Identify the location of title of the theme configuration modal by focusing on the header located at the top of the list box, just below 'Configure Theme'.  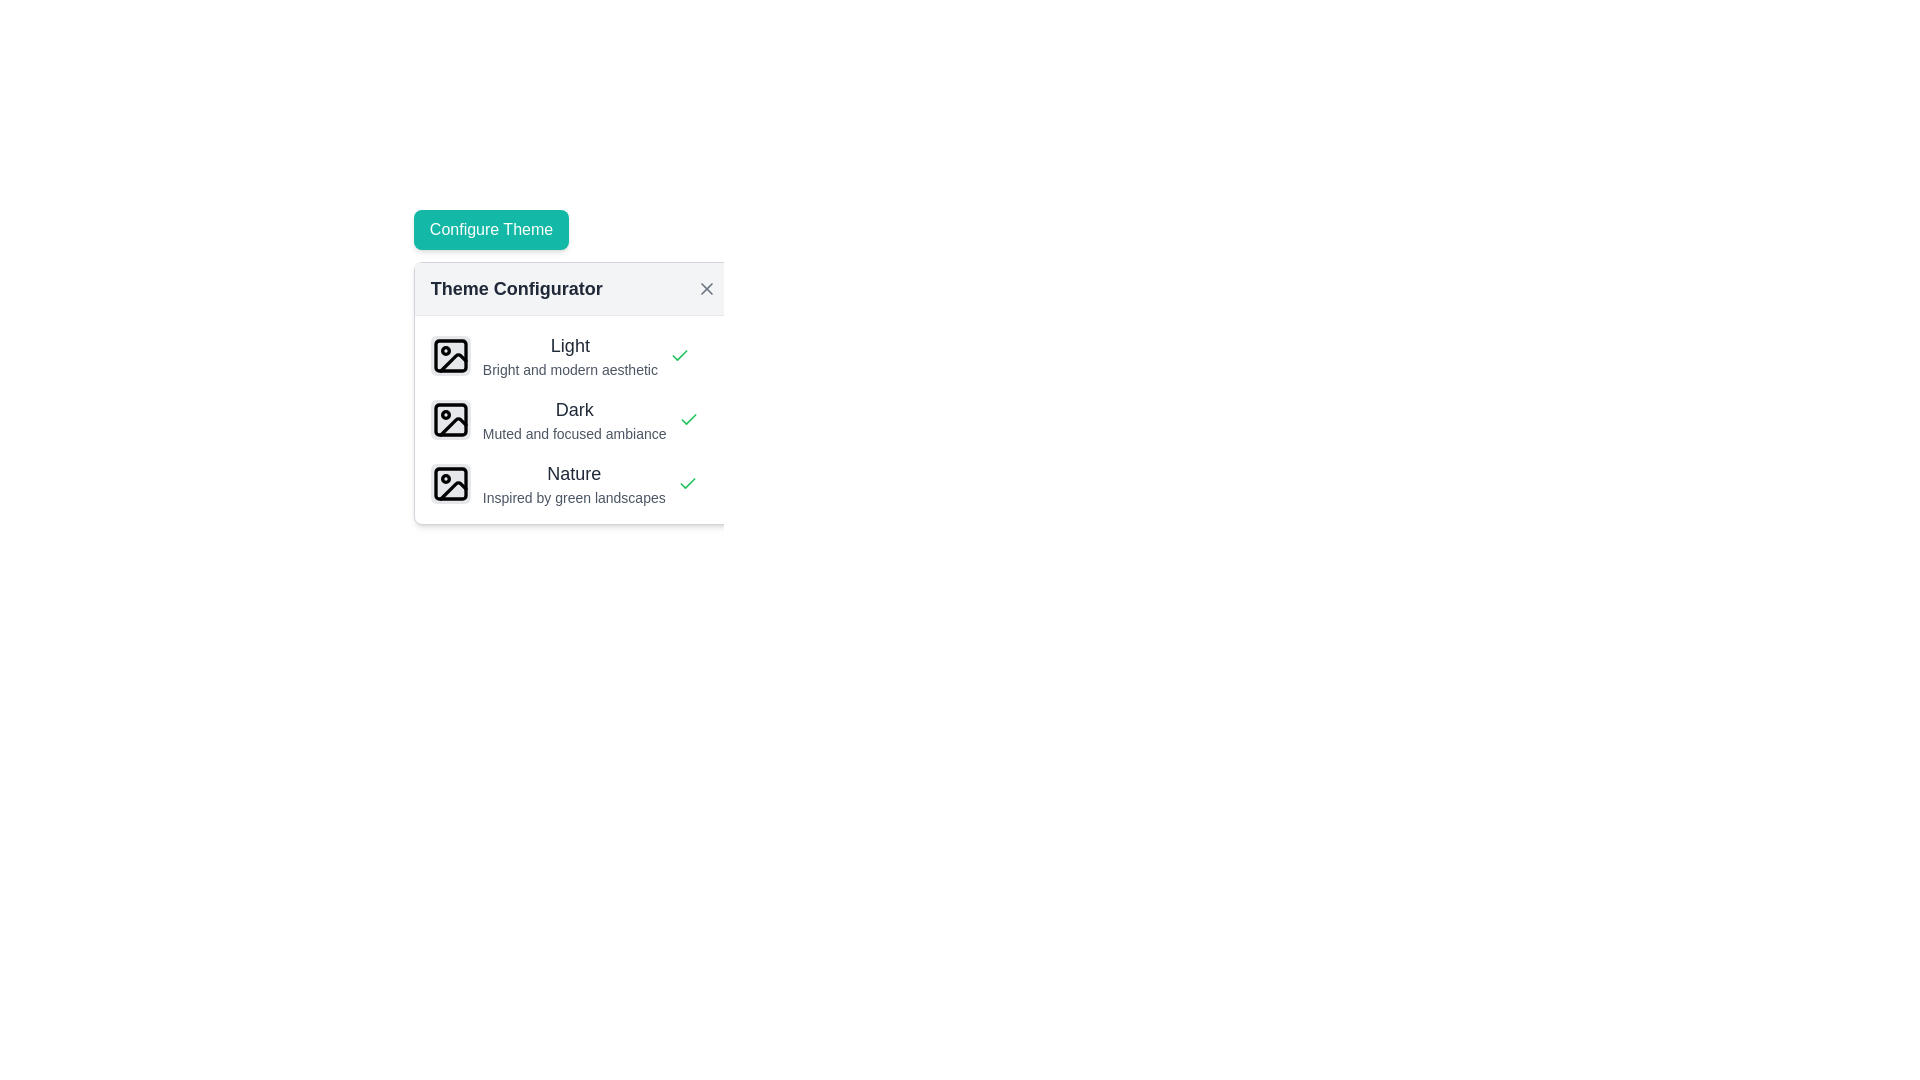
(572, 289).